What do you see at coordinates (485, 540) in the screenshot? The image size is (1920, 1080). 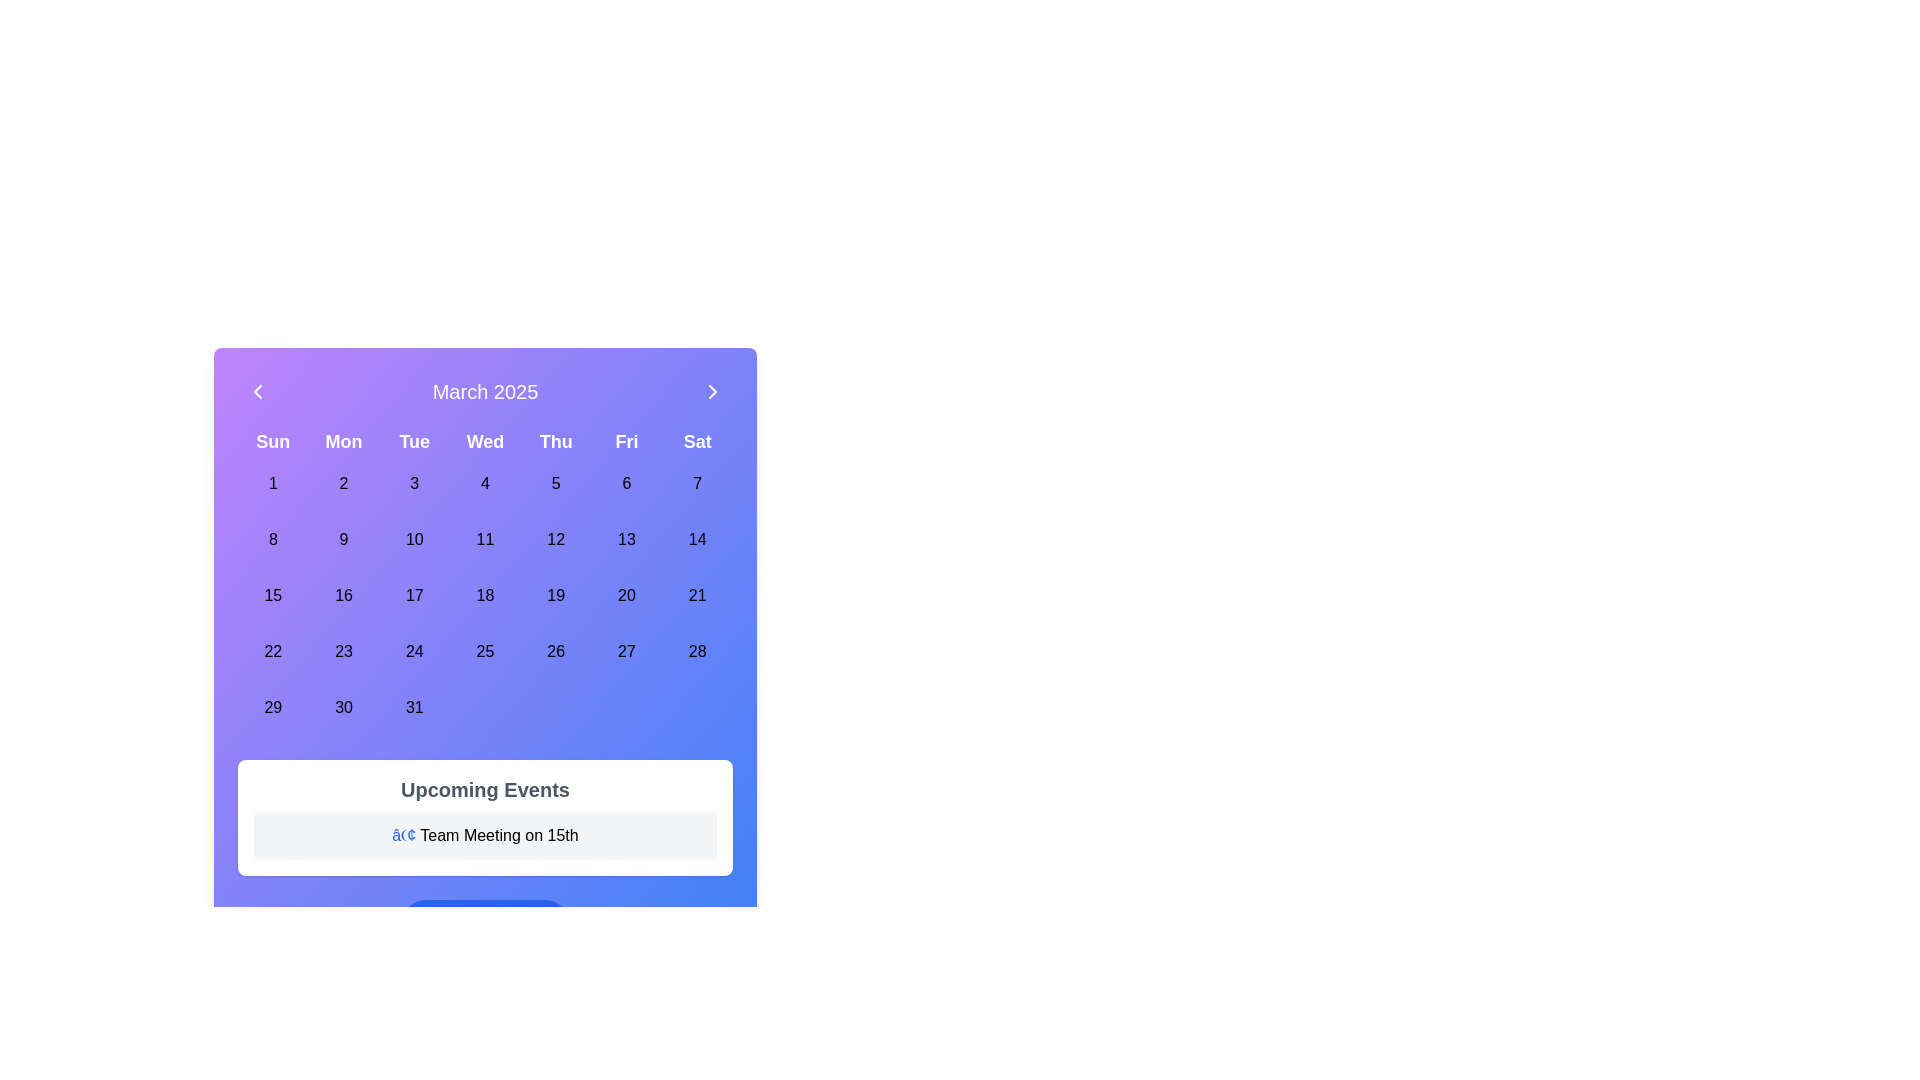 I see `the interactive calendar day cell displaying the number '11' located under the 'Wed' column to trigger styling changes` at bounding box center [485, 540].